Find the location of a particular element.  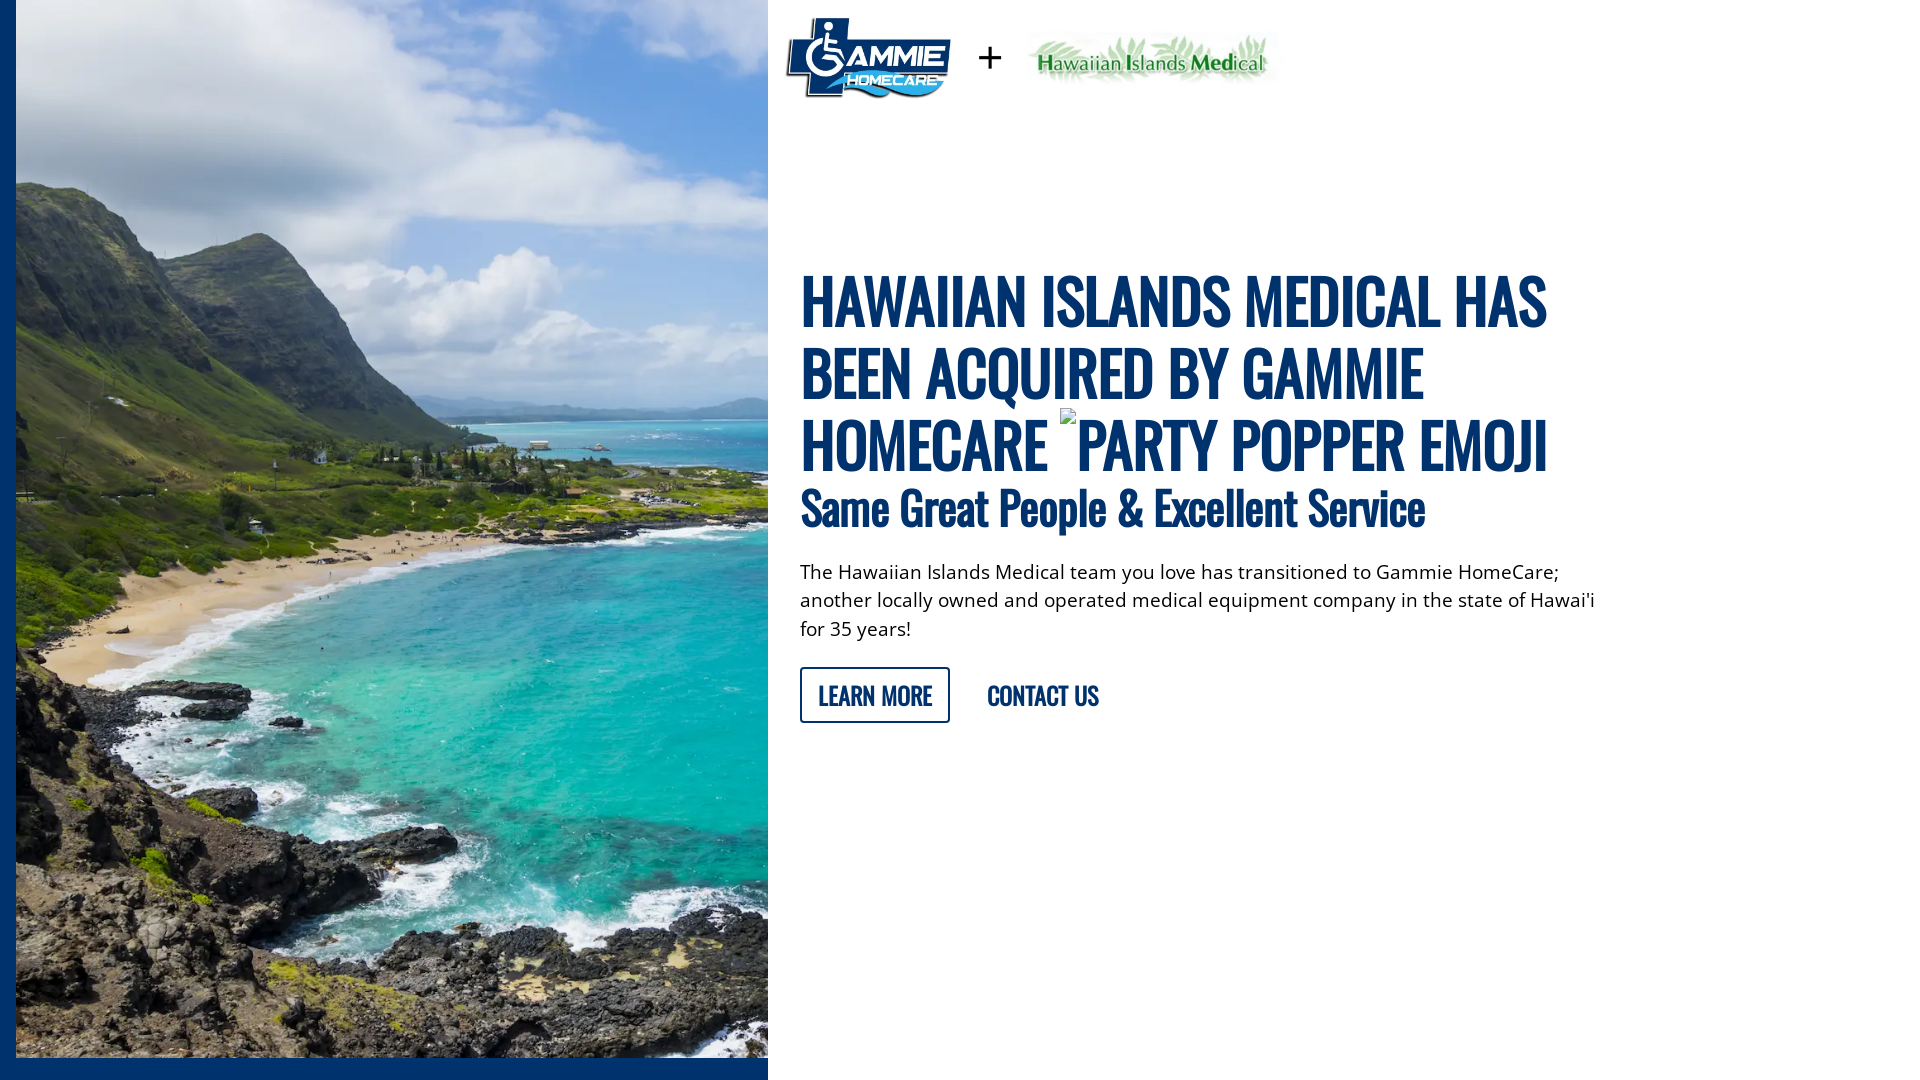

'LEARN MORE' is located at coordinates (874, 693).